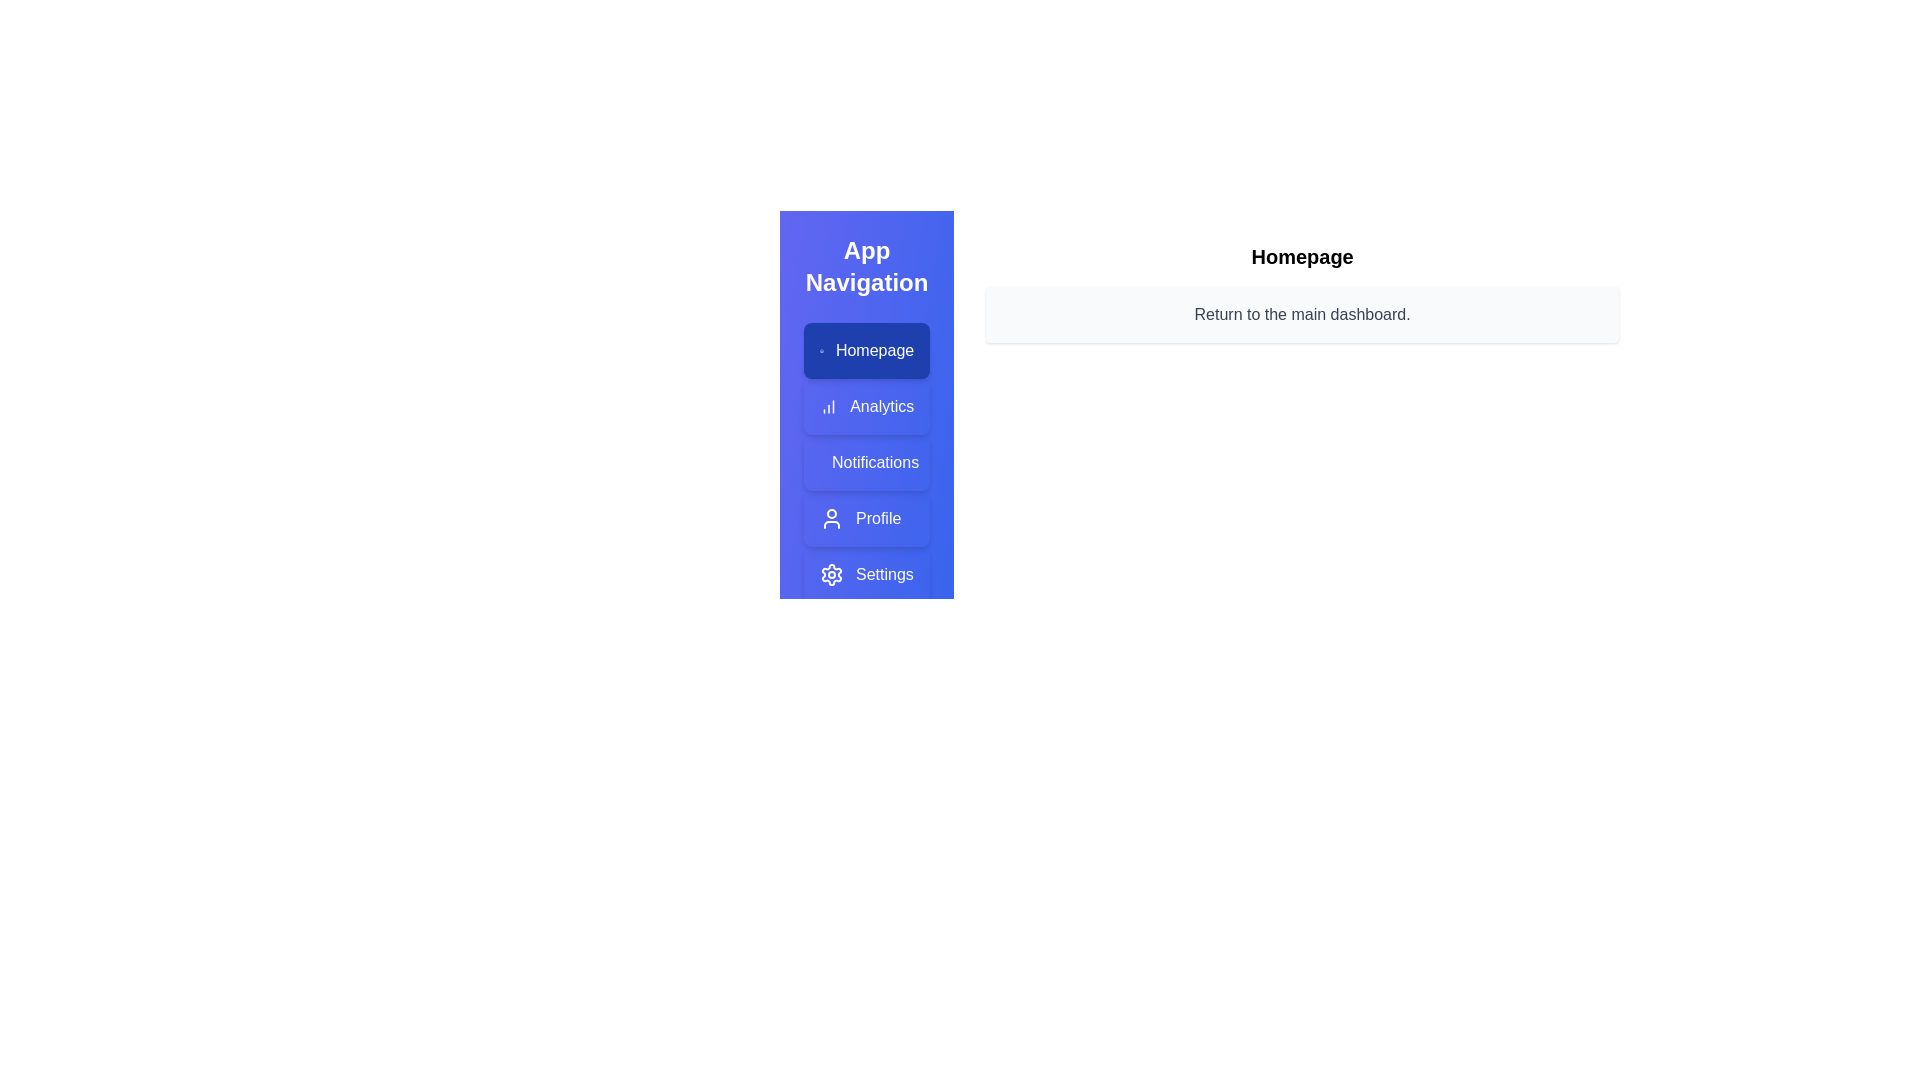  I want to click on the small icon representing a bar chart with increasing columns located in the navigation menu under the 'Homepage' option, next to the word 'Analytics', so click(829, 406).